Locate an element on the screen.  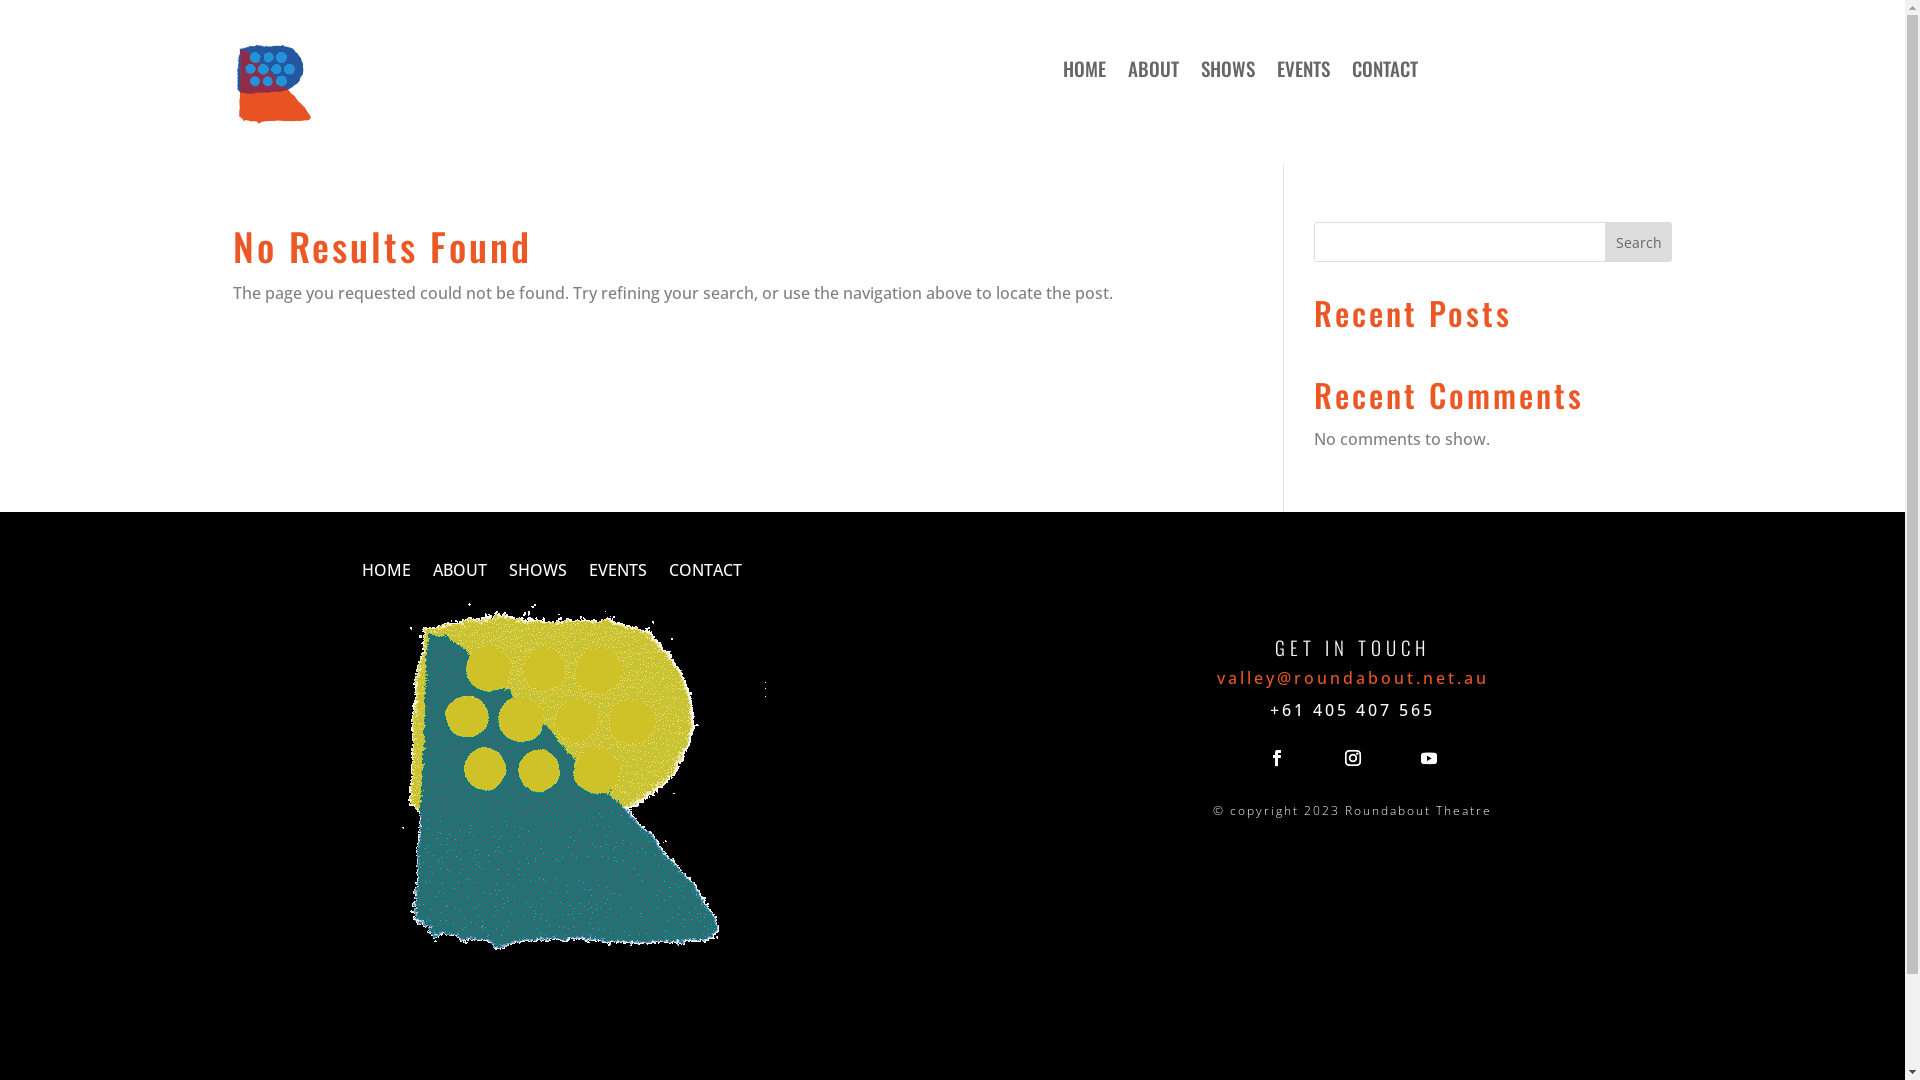
'ra-logo' is located at coordinates (231, 83).